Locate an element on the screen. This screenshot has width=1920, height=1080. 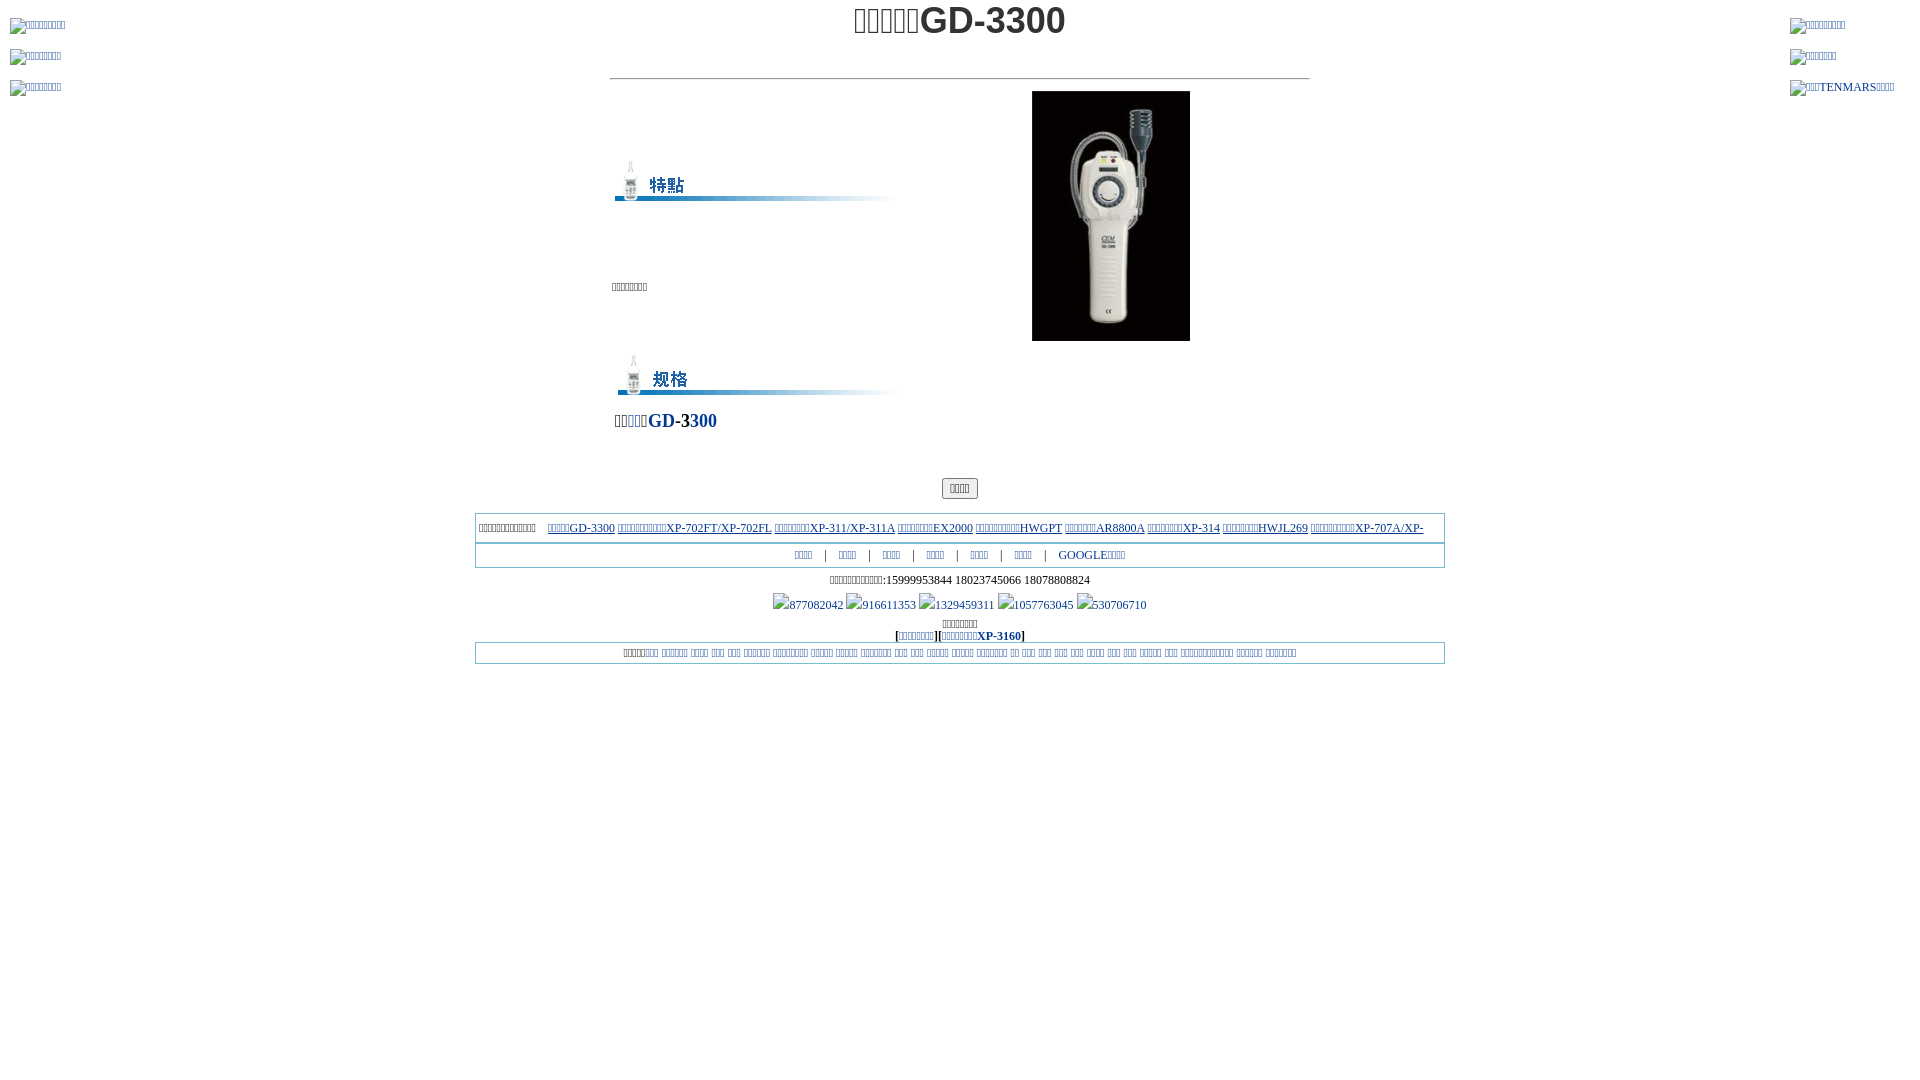
'GD' is located at coordinates (661, 419).